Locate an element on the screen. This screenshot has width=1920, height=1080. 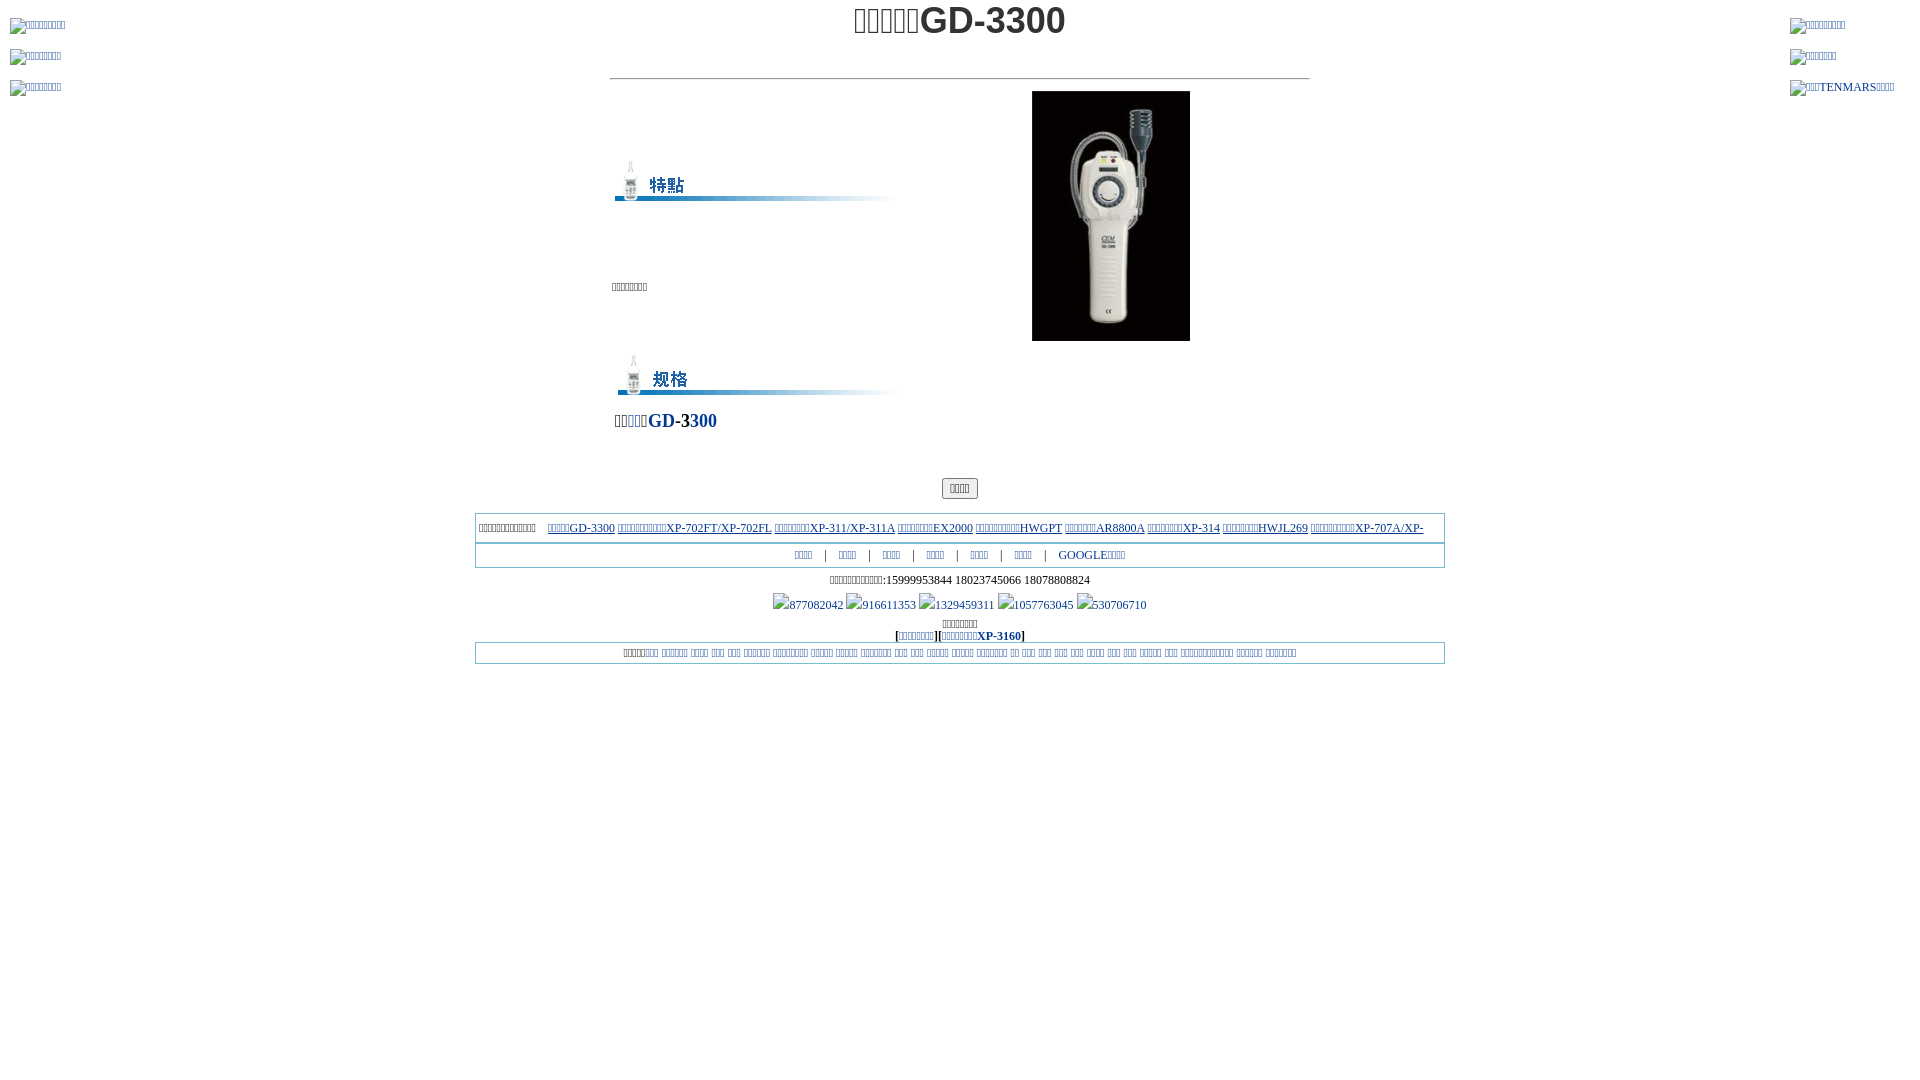
'GD' is located at coordinates (661, 419).